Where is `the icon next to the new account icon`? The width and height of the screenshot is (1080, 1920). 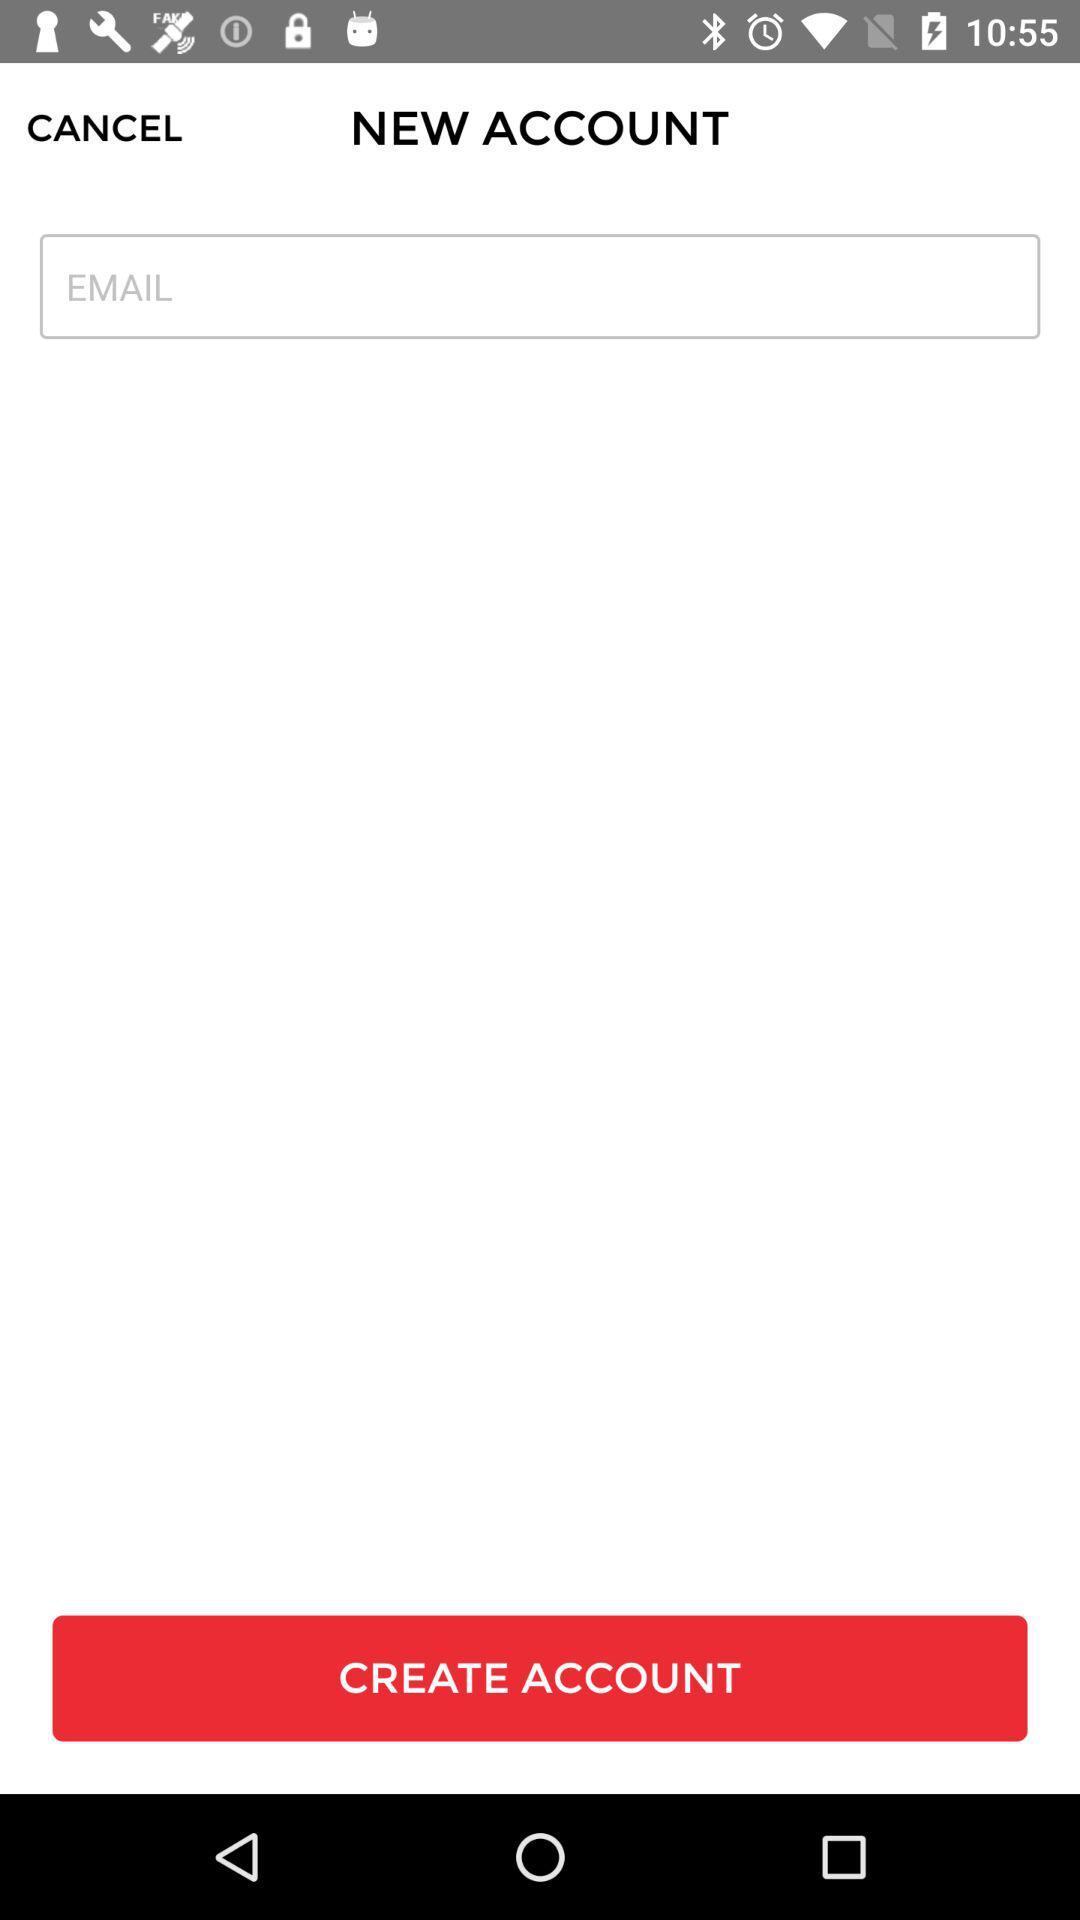 the icon next to the new account icon is located at coordinates (104, 127).